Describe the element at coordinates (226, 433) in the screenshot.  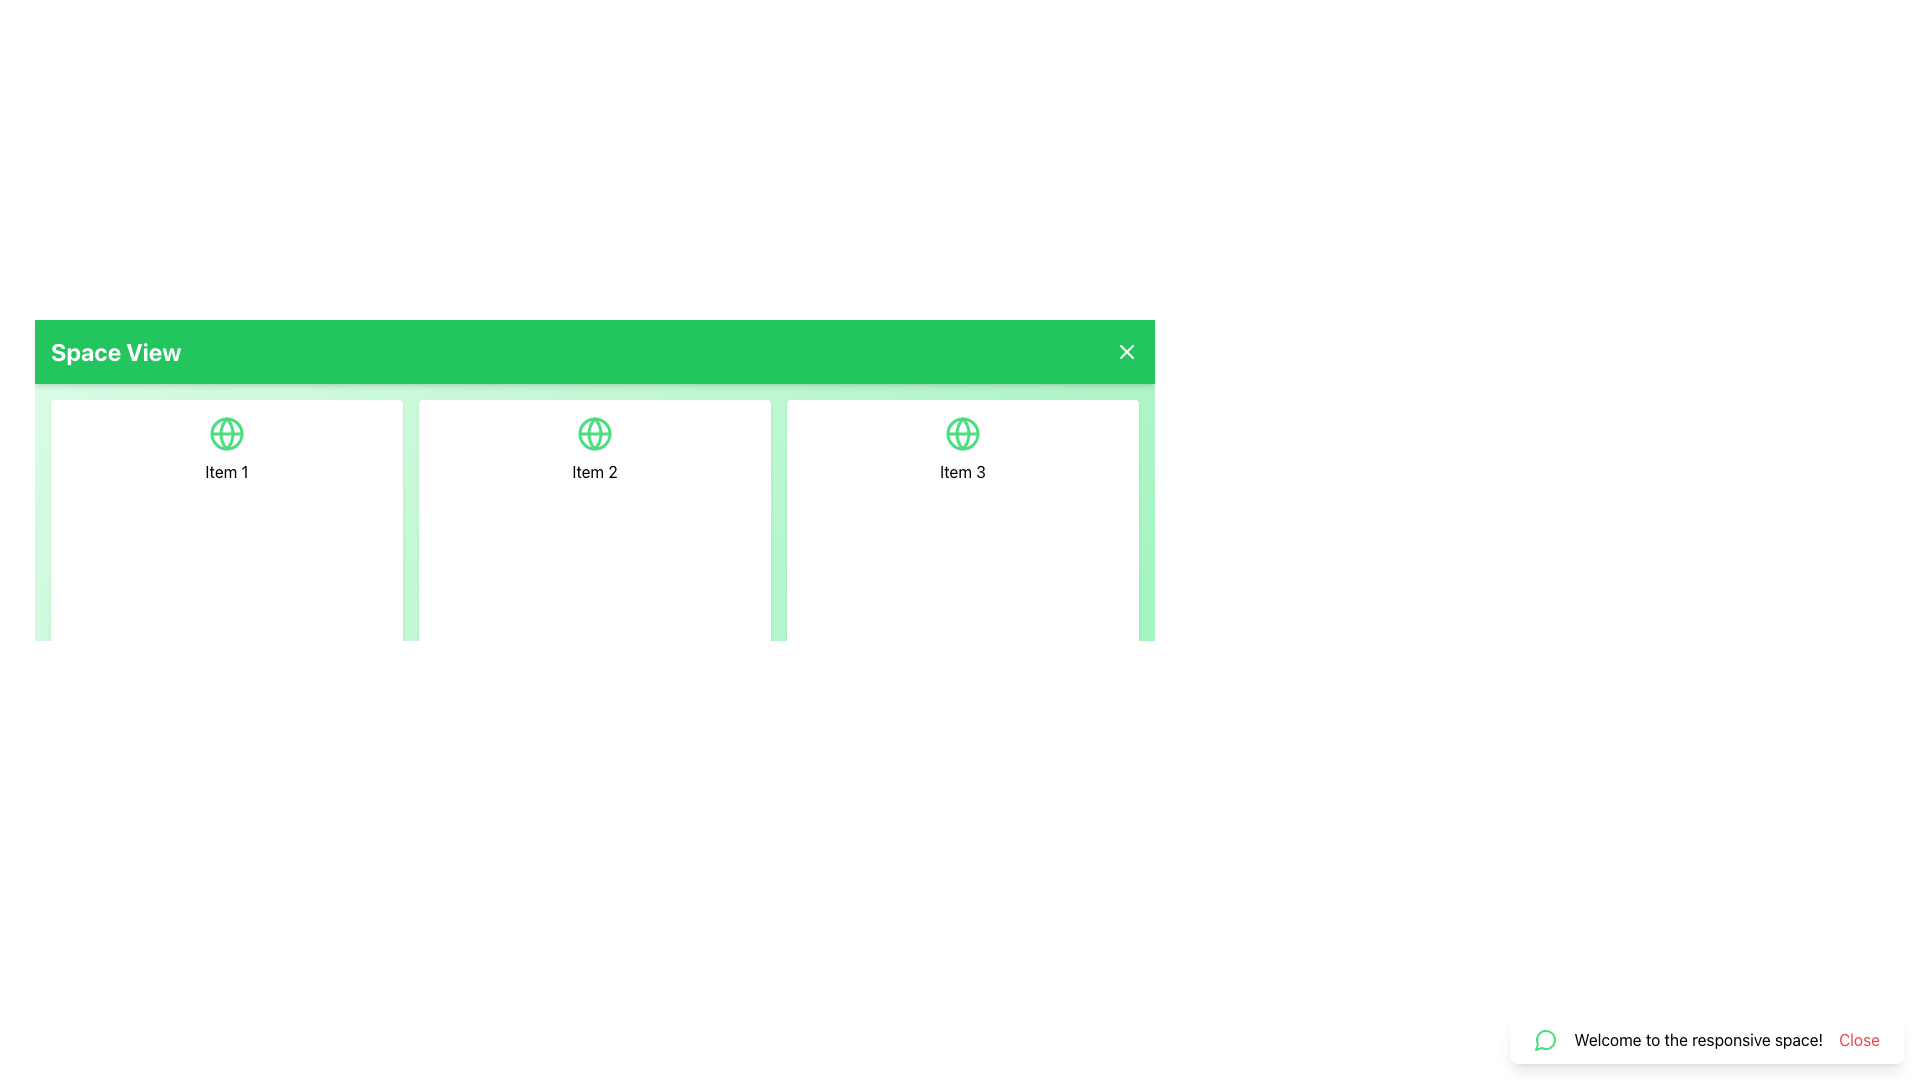
I see `the curved longitudinal line on the globe icon representing 'Item 1' in the 'Space View' section` at that location.